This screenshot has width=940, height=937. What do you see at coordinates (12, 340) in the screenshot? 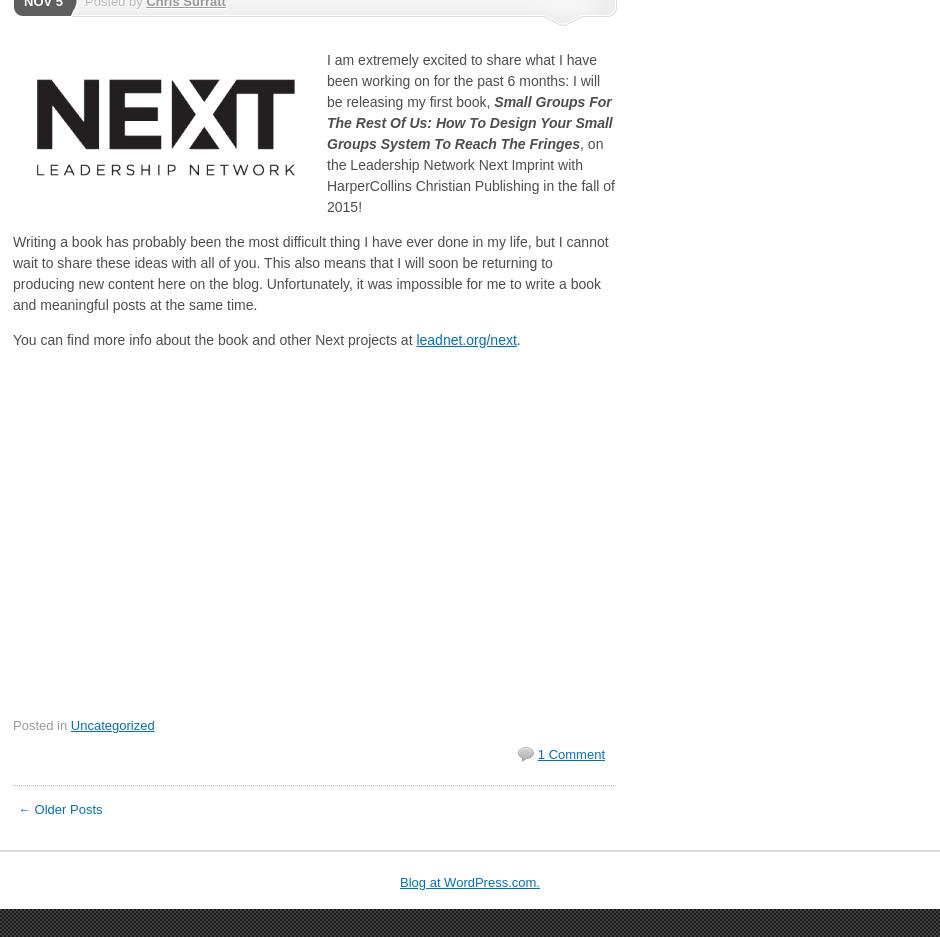
I see `'You can find more info about the book and other Next projects at'` at bounding box center [12, 340].